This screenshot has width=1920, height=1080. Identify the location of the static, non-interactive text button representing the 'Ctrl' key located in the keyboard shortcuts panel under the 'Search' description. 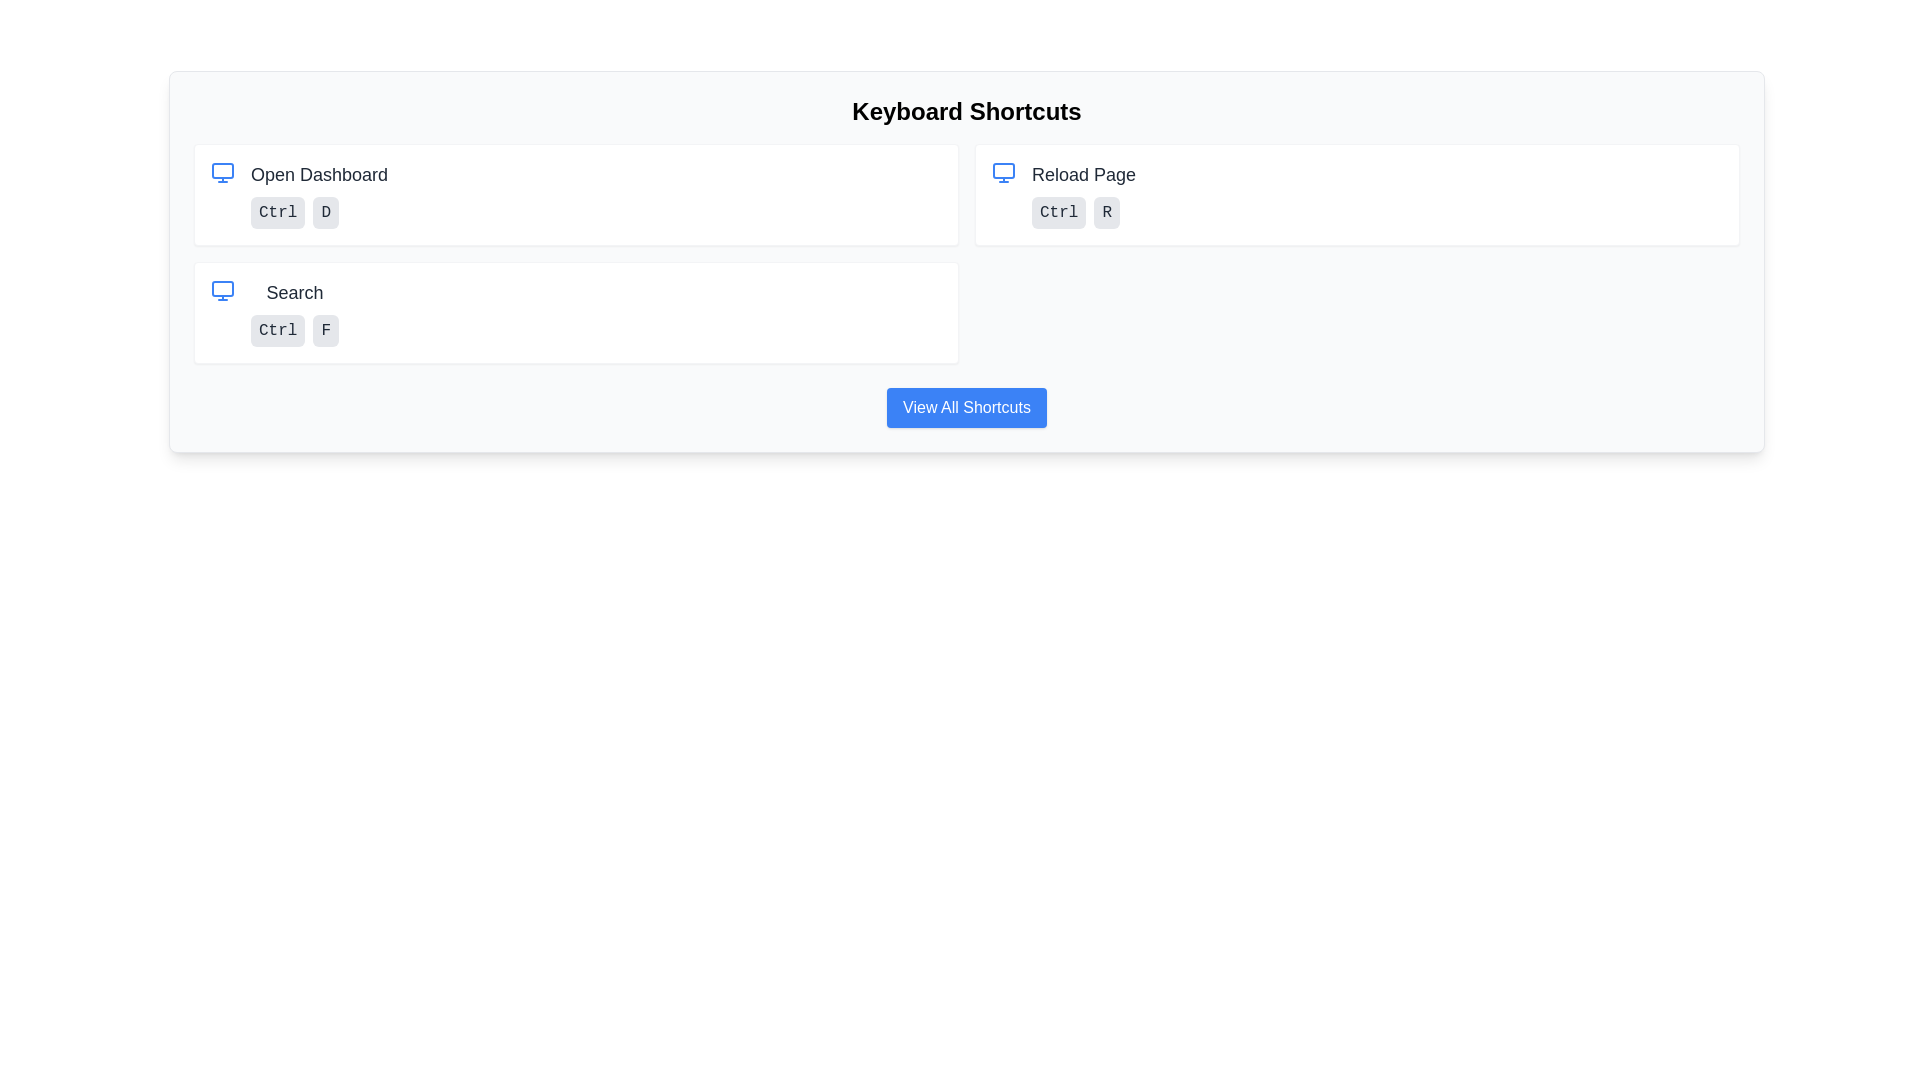
(277, 330).